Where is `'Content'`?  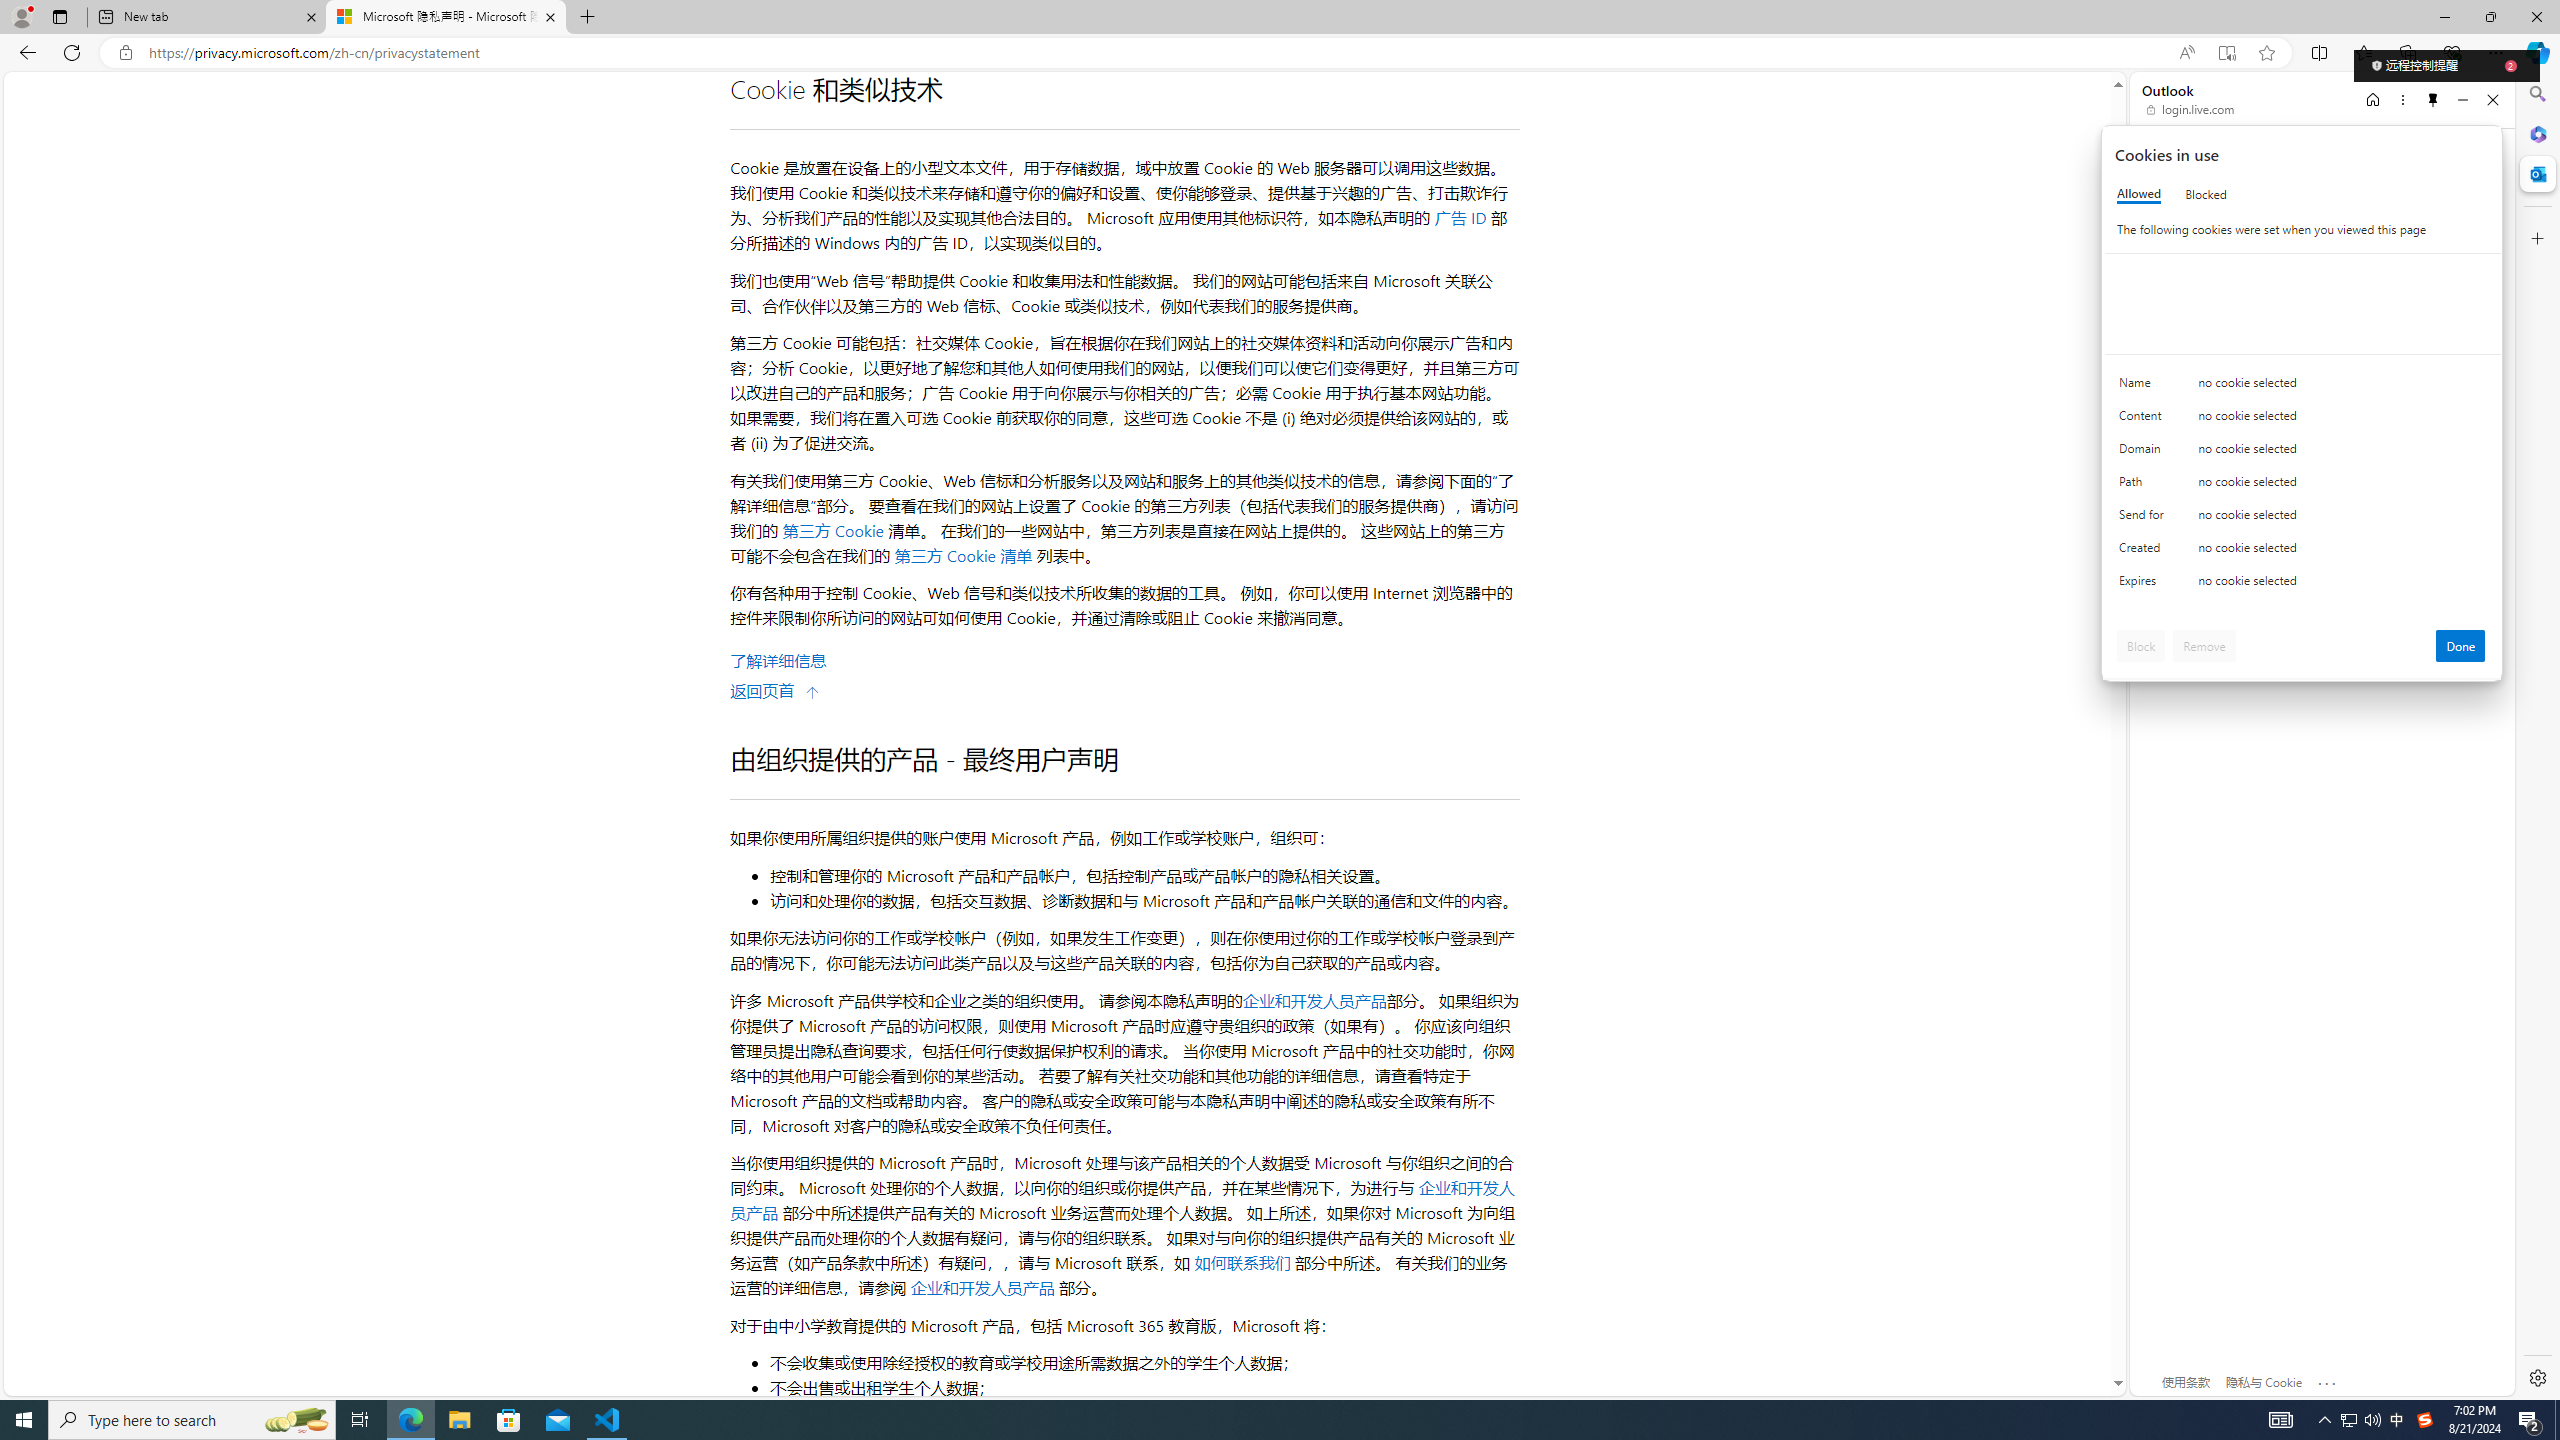
'Content' is located at coordinates (2144, 420).